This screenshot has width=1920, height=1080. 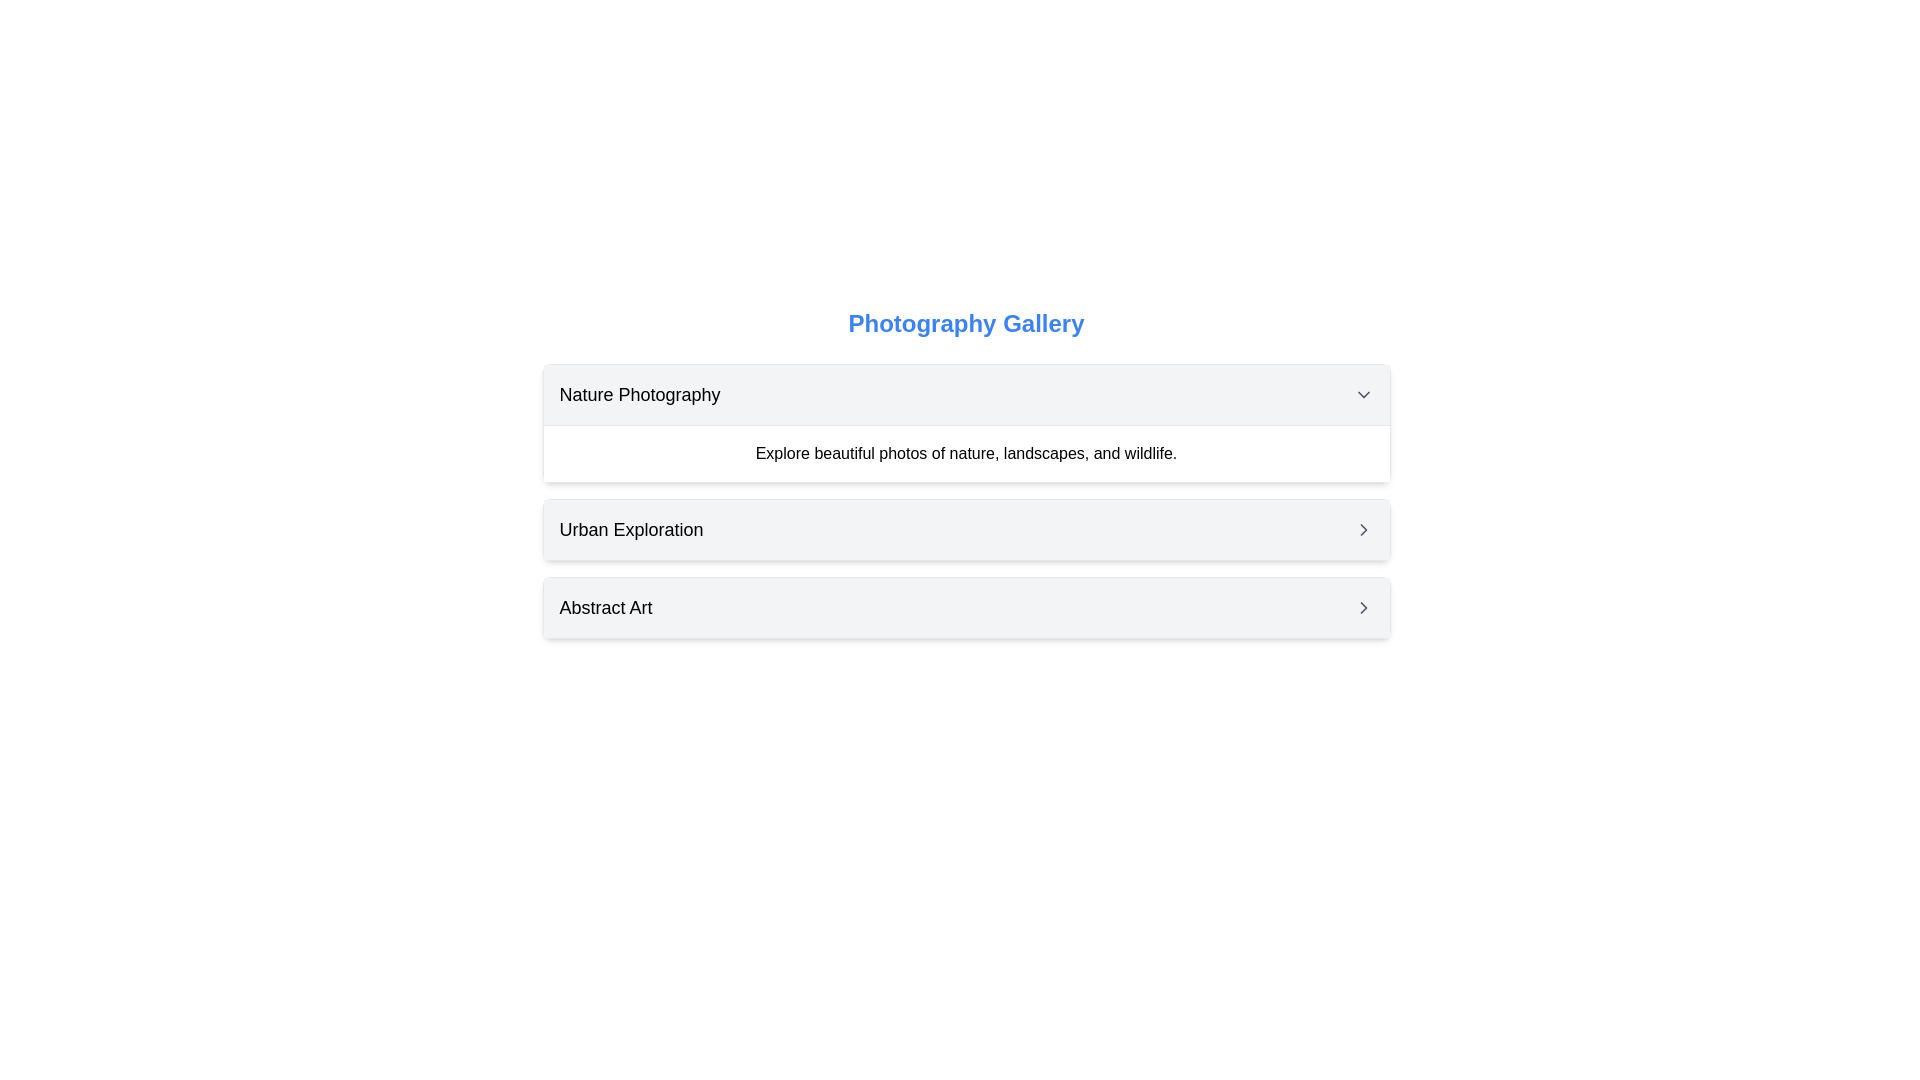 I want to click on the text label 'Urban Exploration', so click(x=630, y=528).